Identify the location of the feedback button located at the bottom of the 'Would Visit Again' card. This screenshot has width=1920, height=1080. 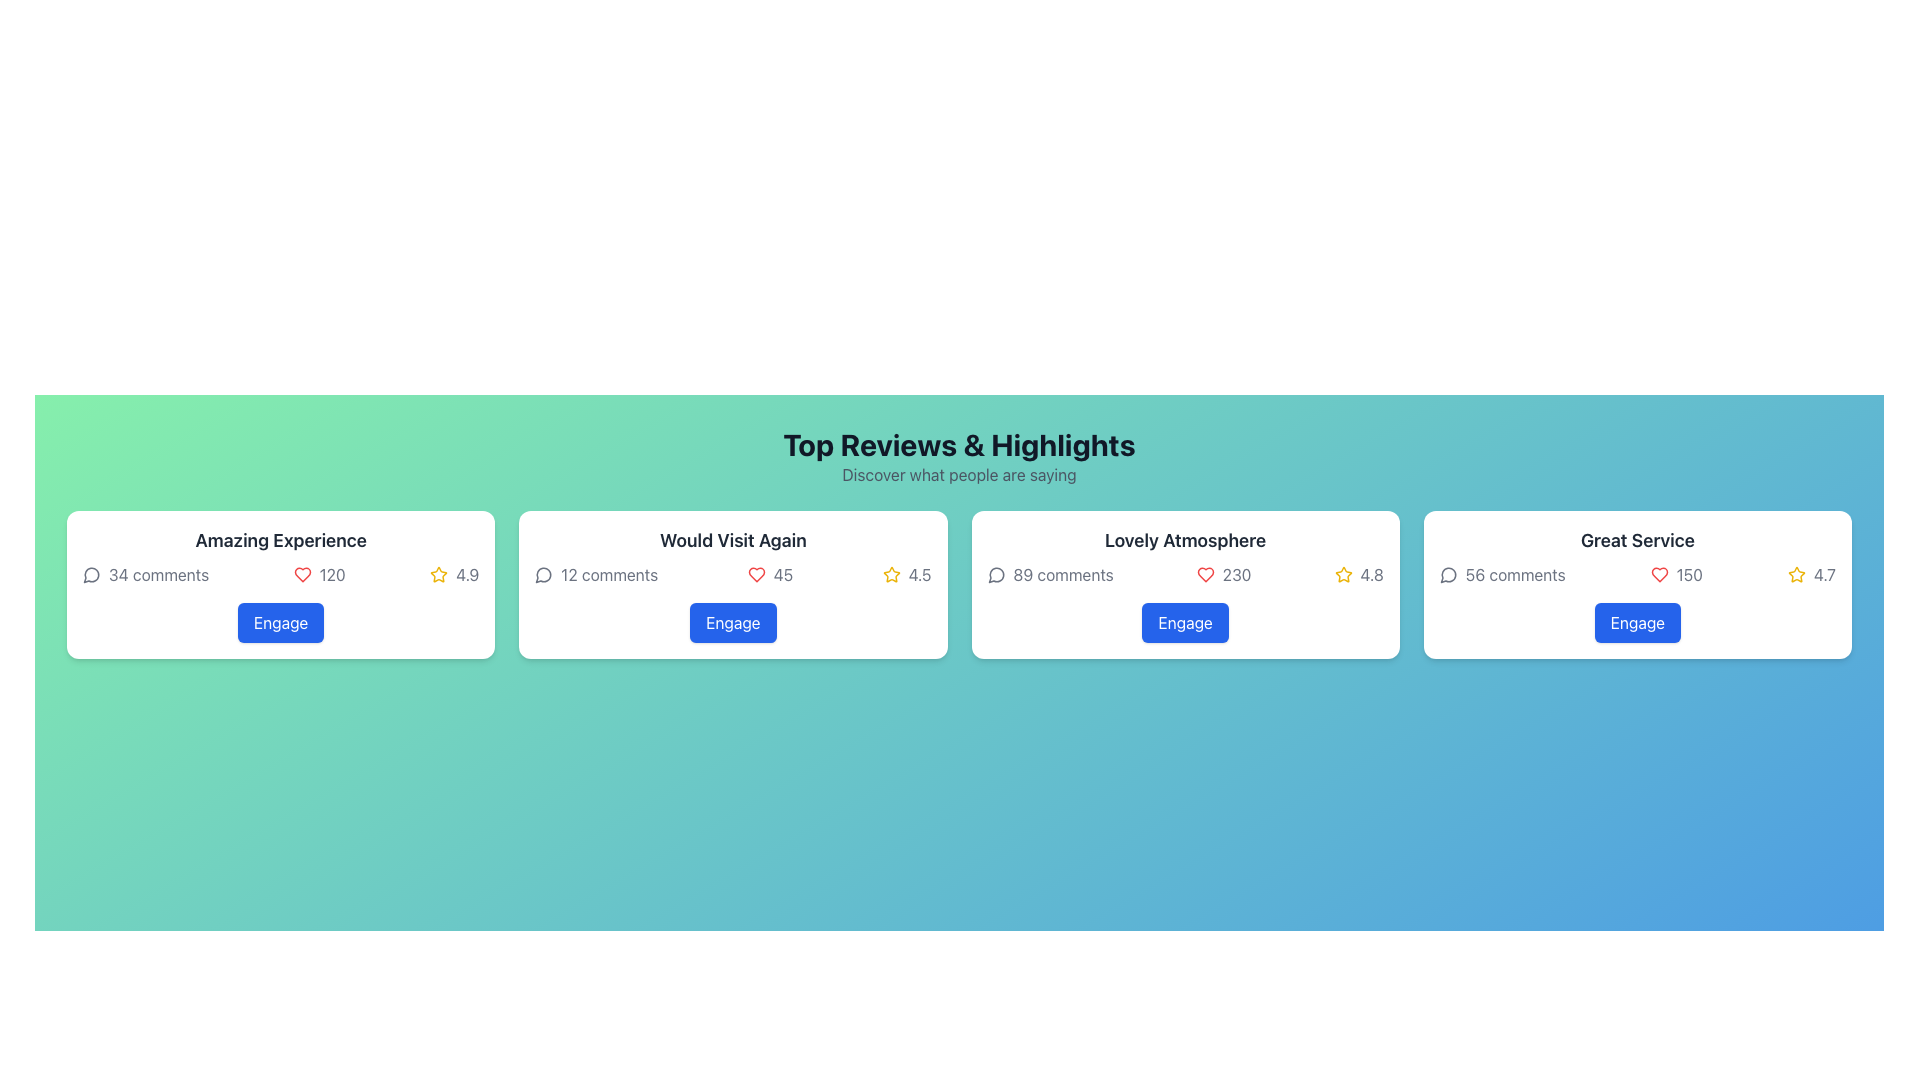
(732, 622).